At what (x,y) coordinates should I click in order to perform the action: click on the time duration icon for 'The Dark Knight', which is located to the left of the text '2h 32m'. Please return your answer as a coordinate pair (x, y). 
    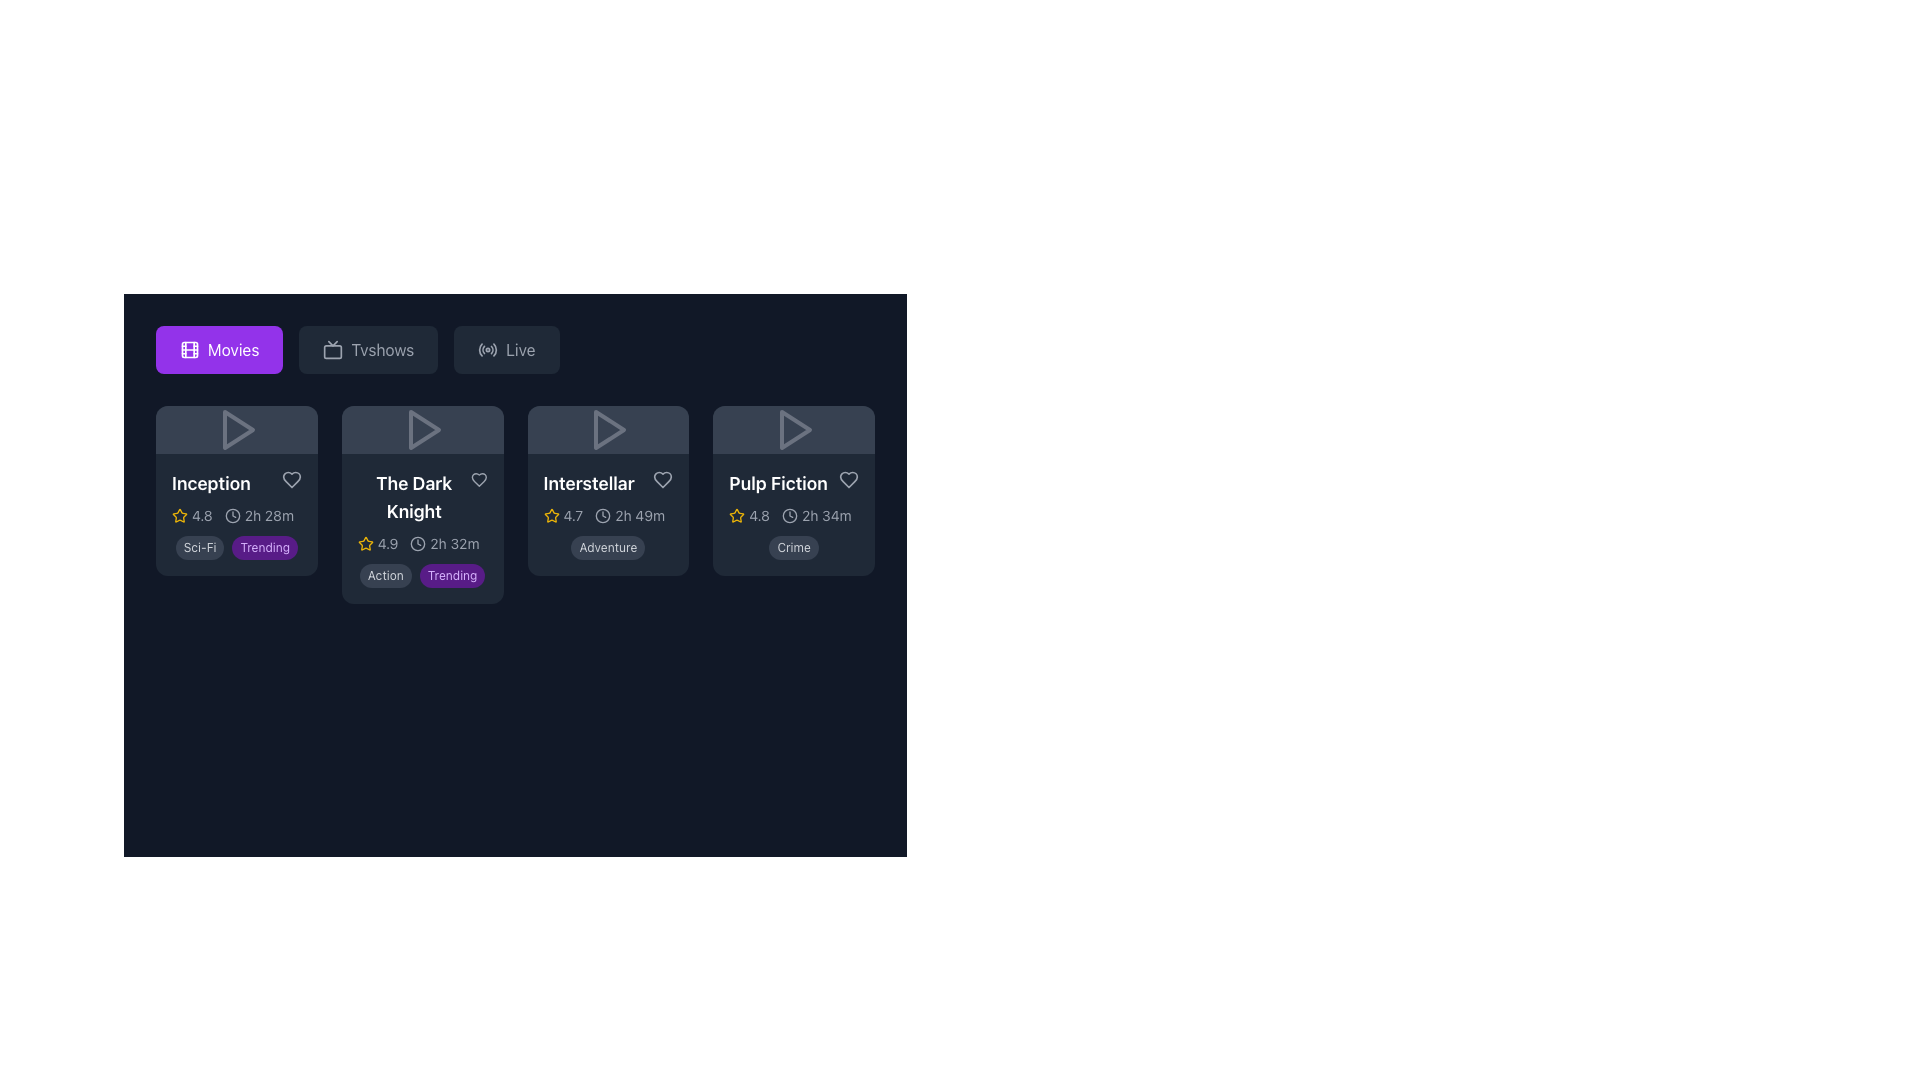
    Looking at the image, I should click on (417, 543).